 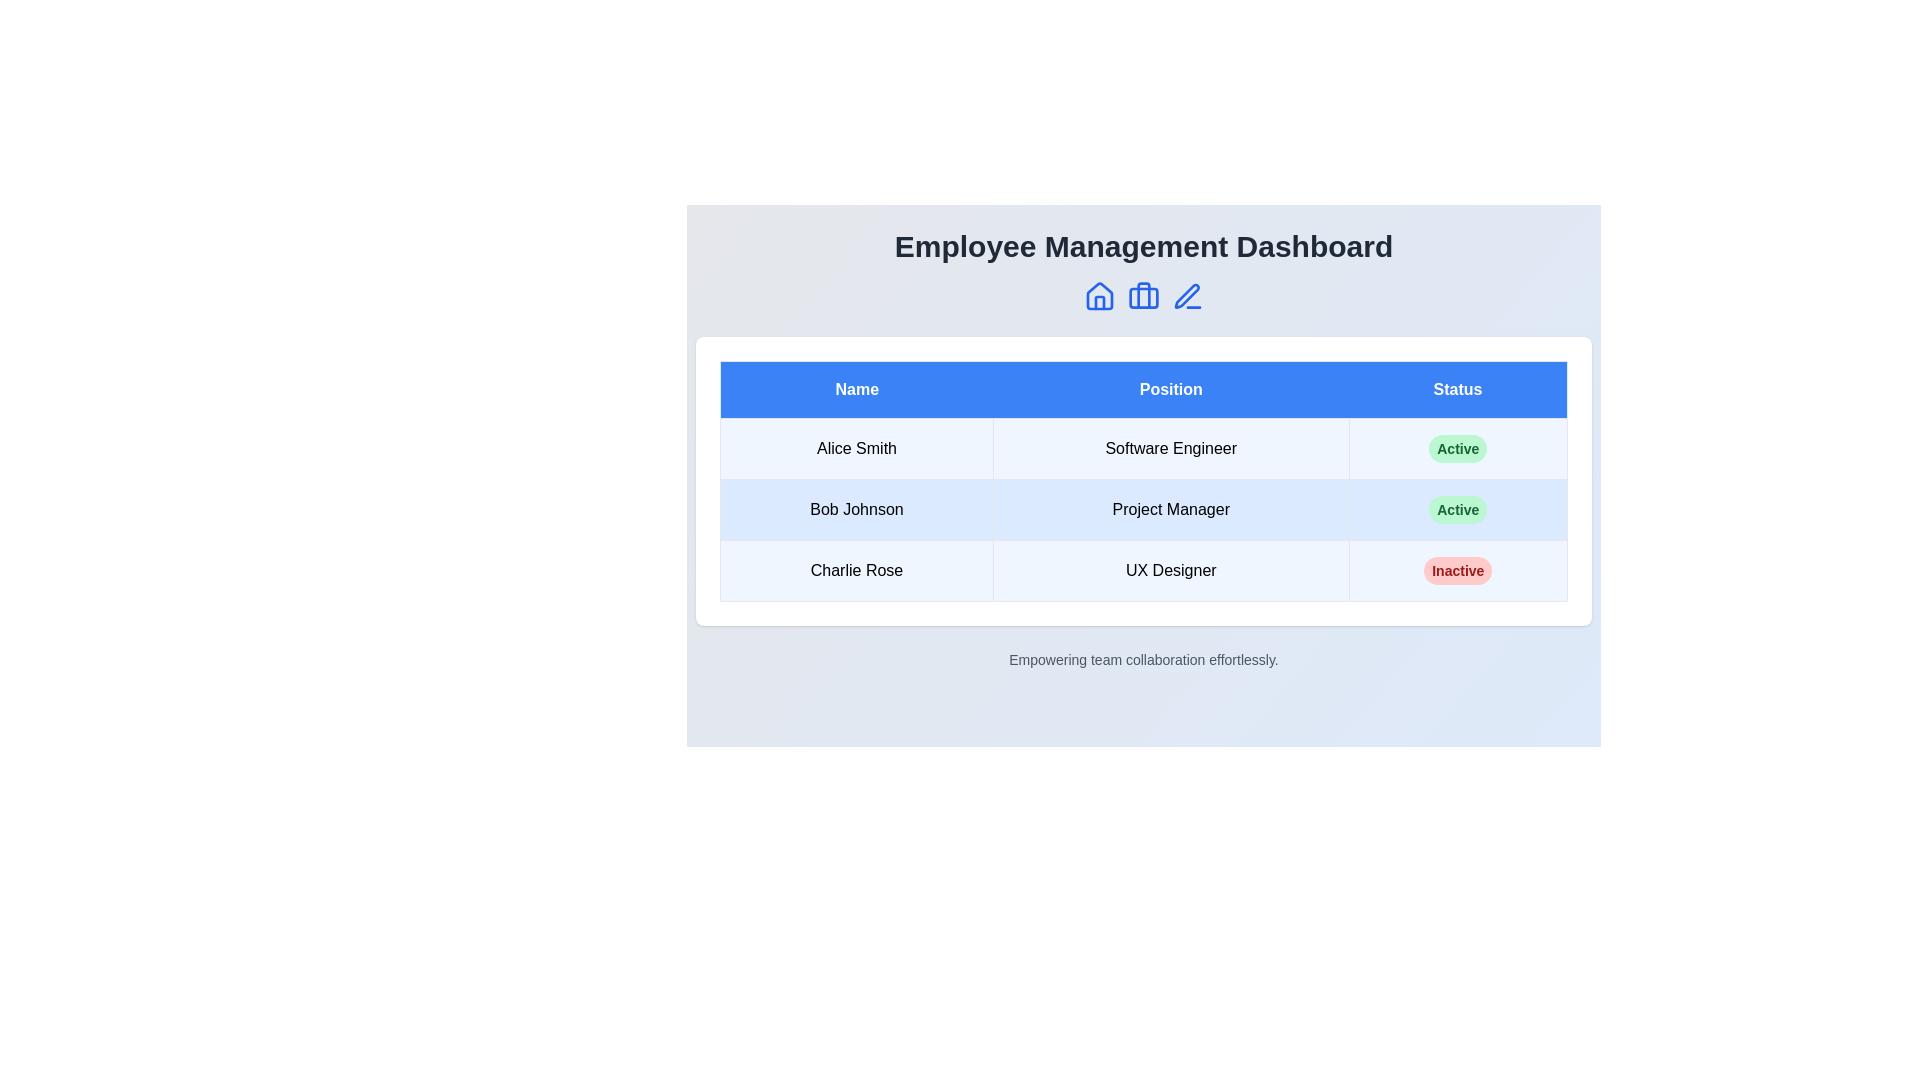 I want to click on the bold, black, large-sized text label displaying 'Employee Management Dashboard', which is centered in the header section above the row of blue icons, so click(x=1143, y=245).